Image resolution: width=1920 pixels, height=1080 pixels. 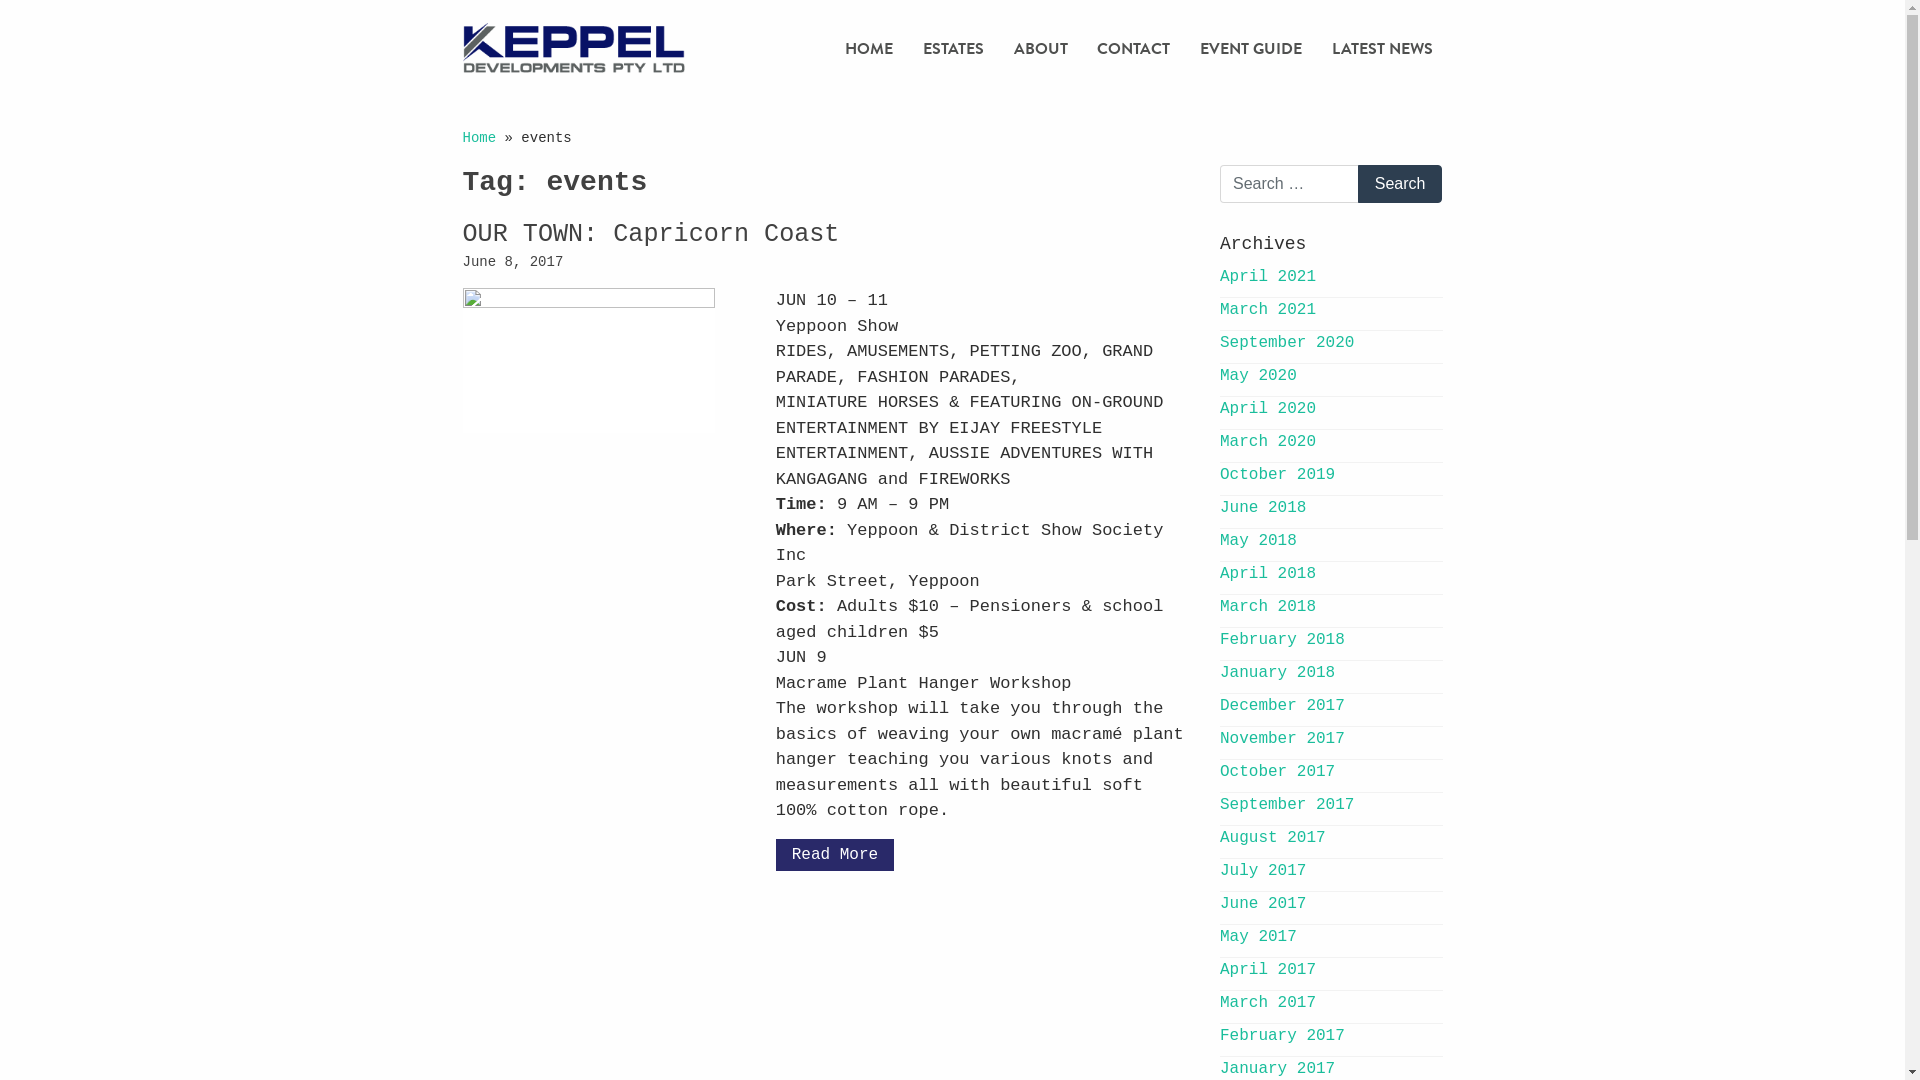 I want to click on 'Read More', so click(x=775, y=855).